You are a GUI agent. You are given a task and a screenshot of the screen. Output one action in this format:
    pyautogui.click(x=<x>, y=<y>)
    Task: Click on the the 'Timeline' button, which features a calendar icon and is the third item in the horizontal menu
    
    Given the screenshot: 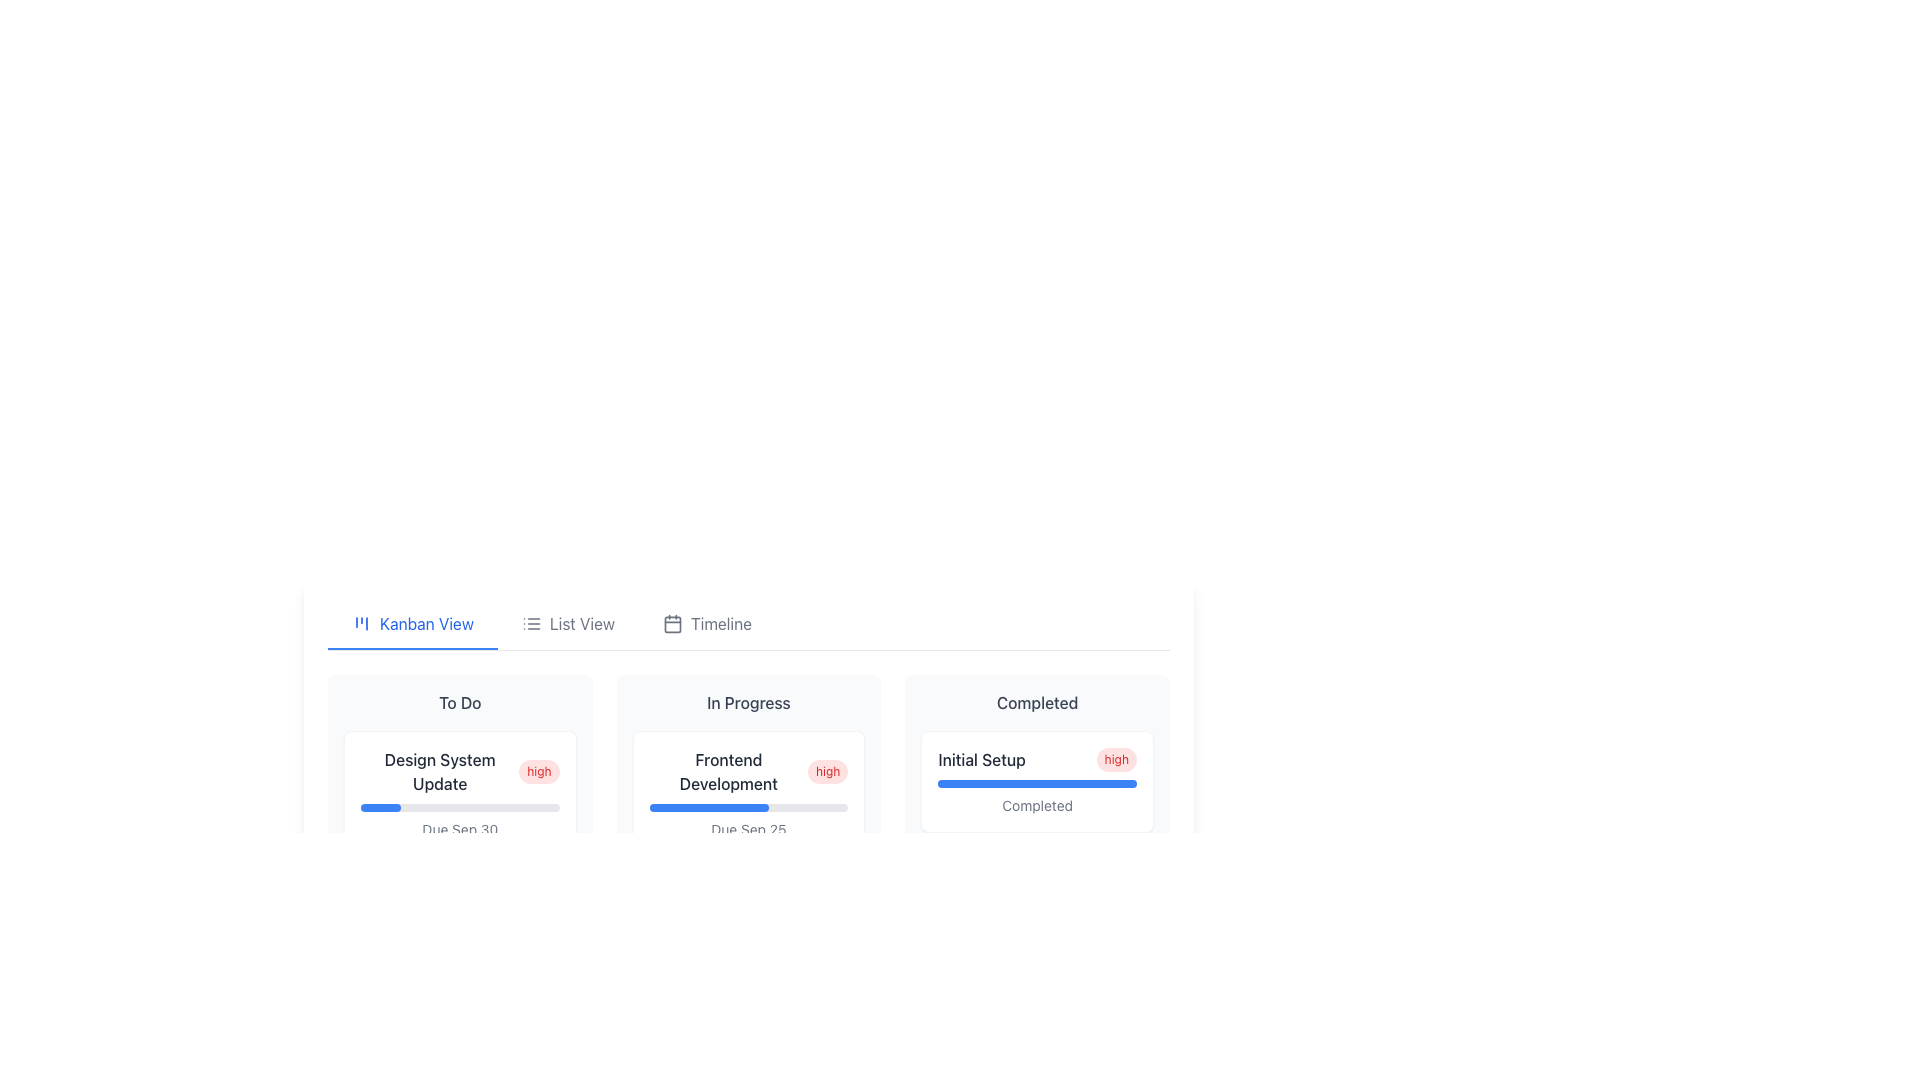 What is the action you would take?
    pyautogui.click(x=707, y=623)
    